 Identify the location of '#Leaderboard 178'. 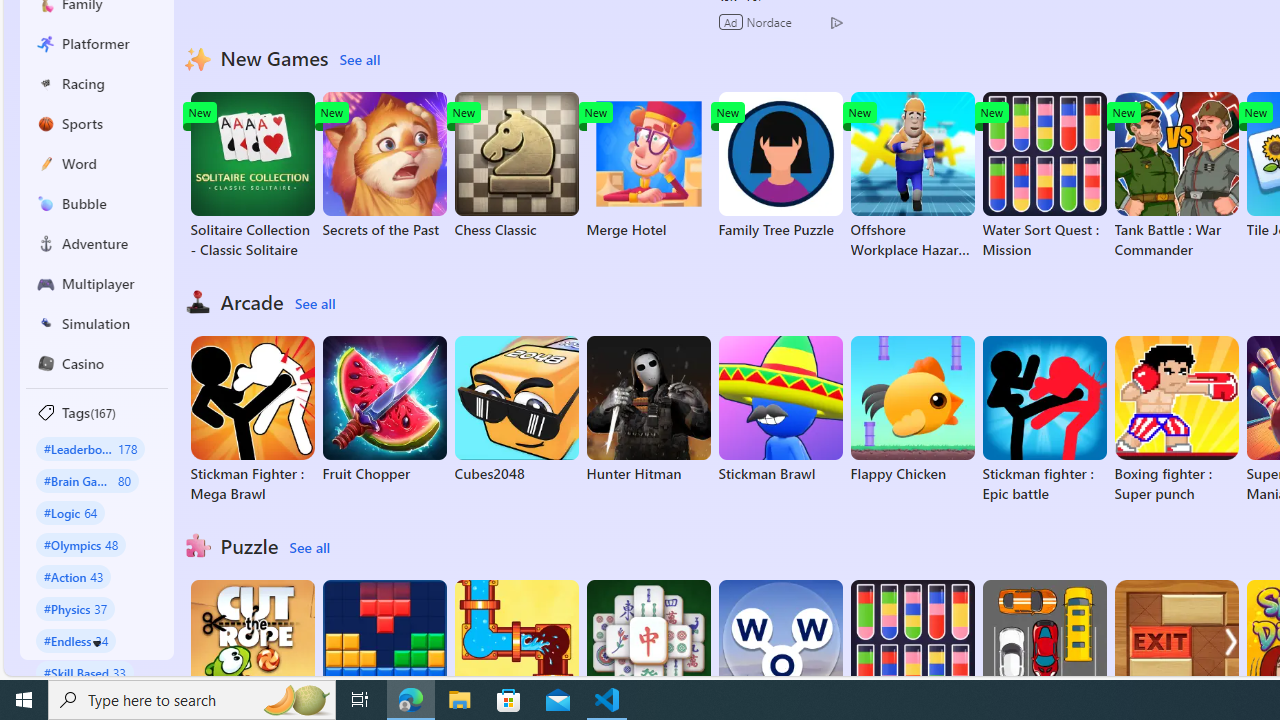
(89, 447).